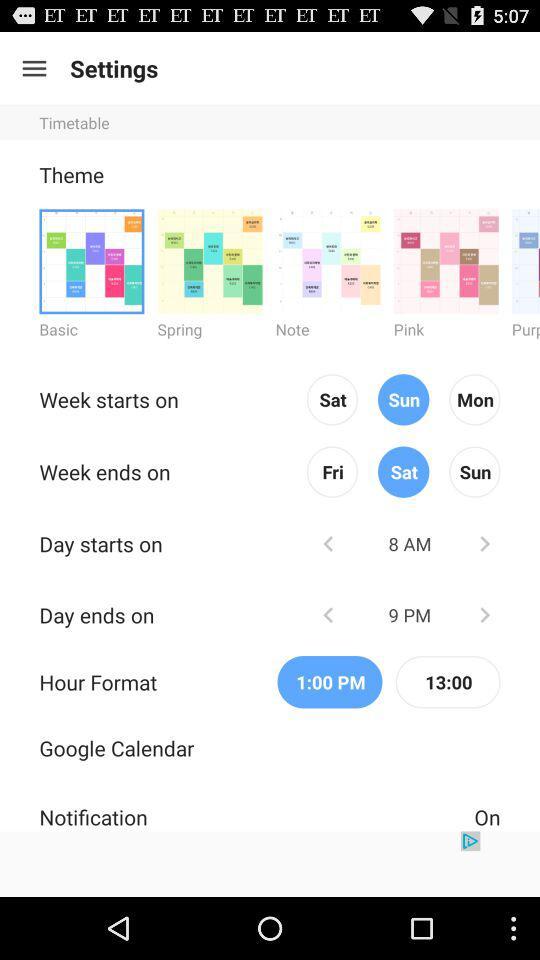 The width and height of the screenshot is (540, 960). Describe the element at coordinates (525, 260) in the screenshot. I see `purple theme` at that location.